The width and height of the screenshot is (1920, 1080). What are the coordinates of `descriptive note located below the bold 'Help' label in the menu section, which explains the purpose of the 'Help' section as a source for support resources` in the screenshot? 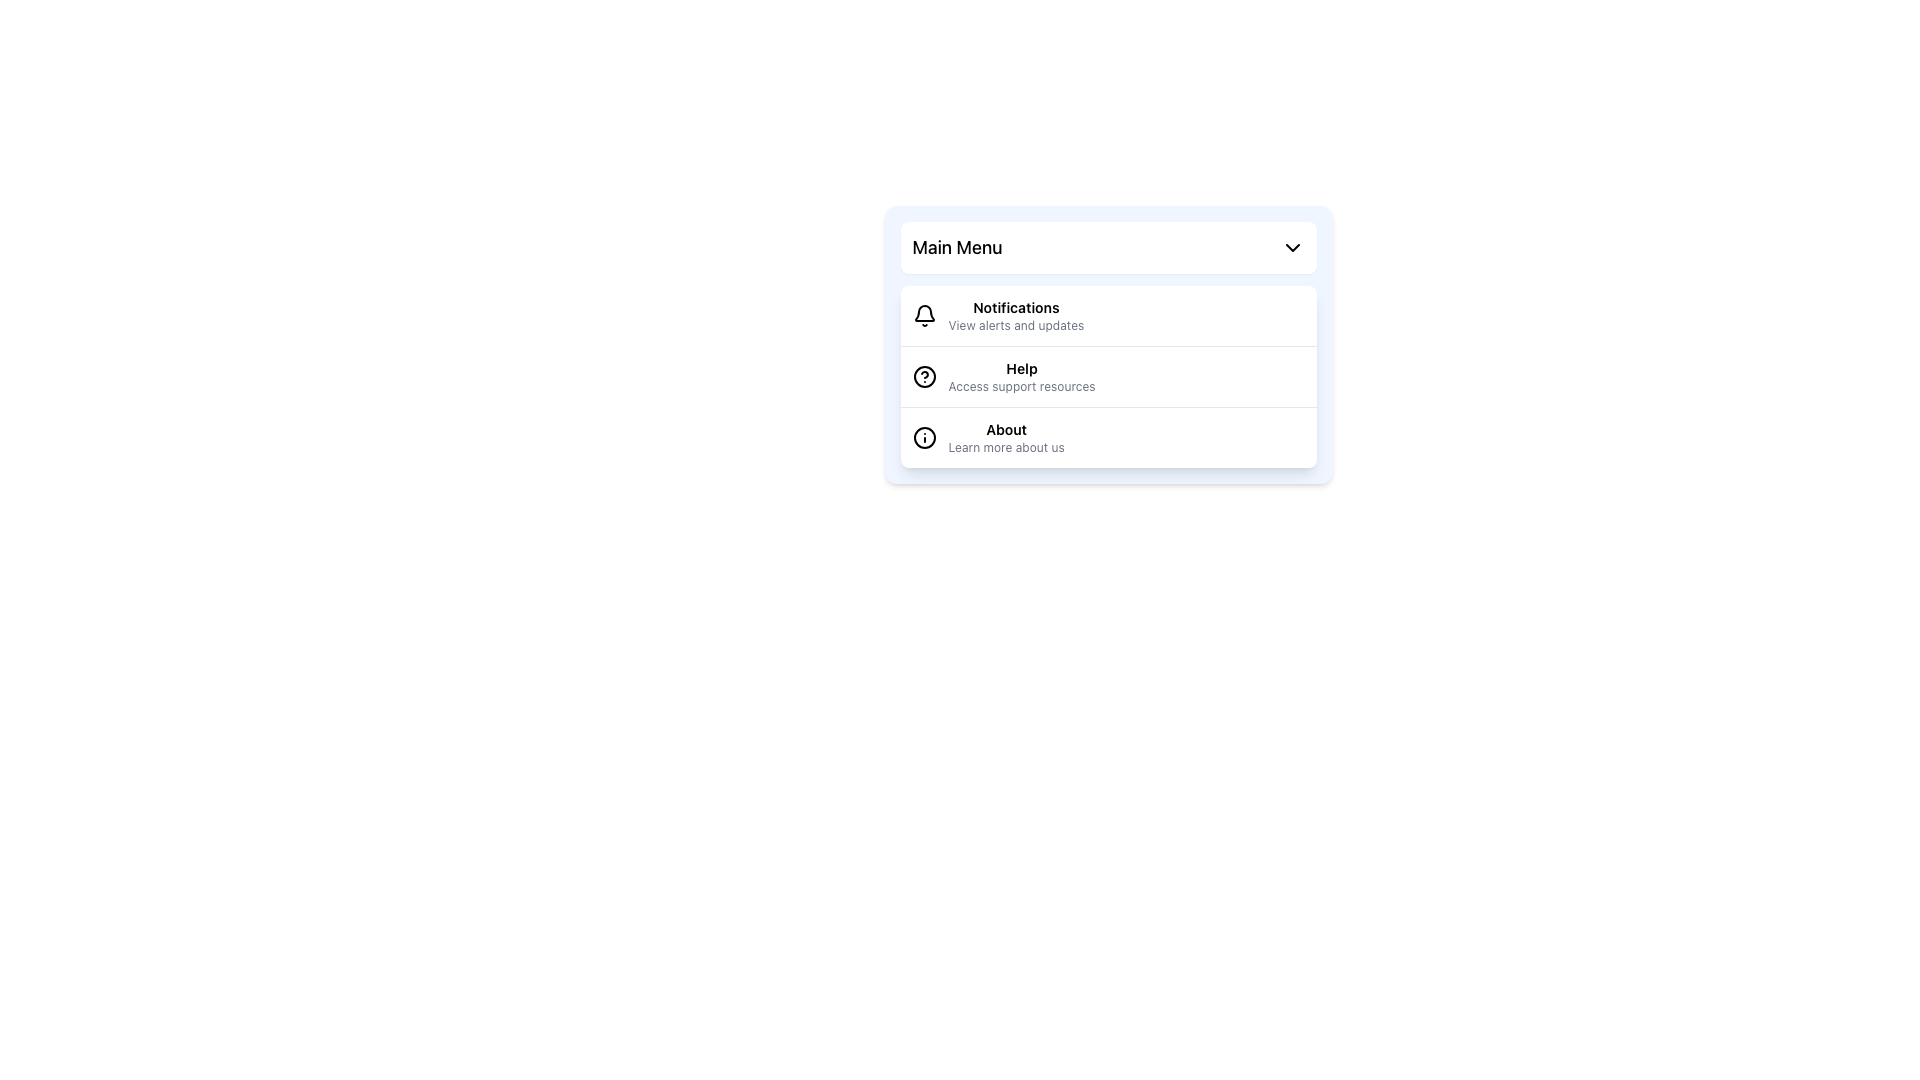 It's located at (1022, 386).